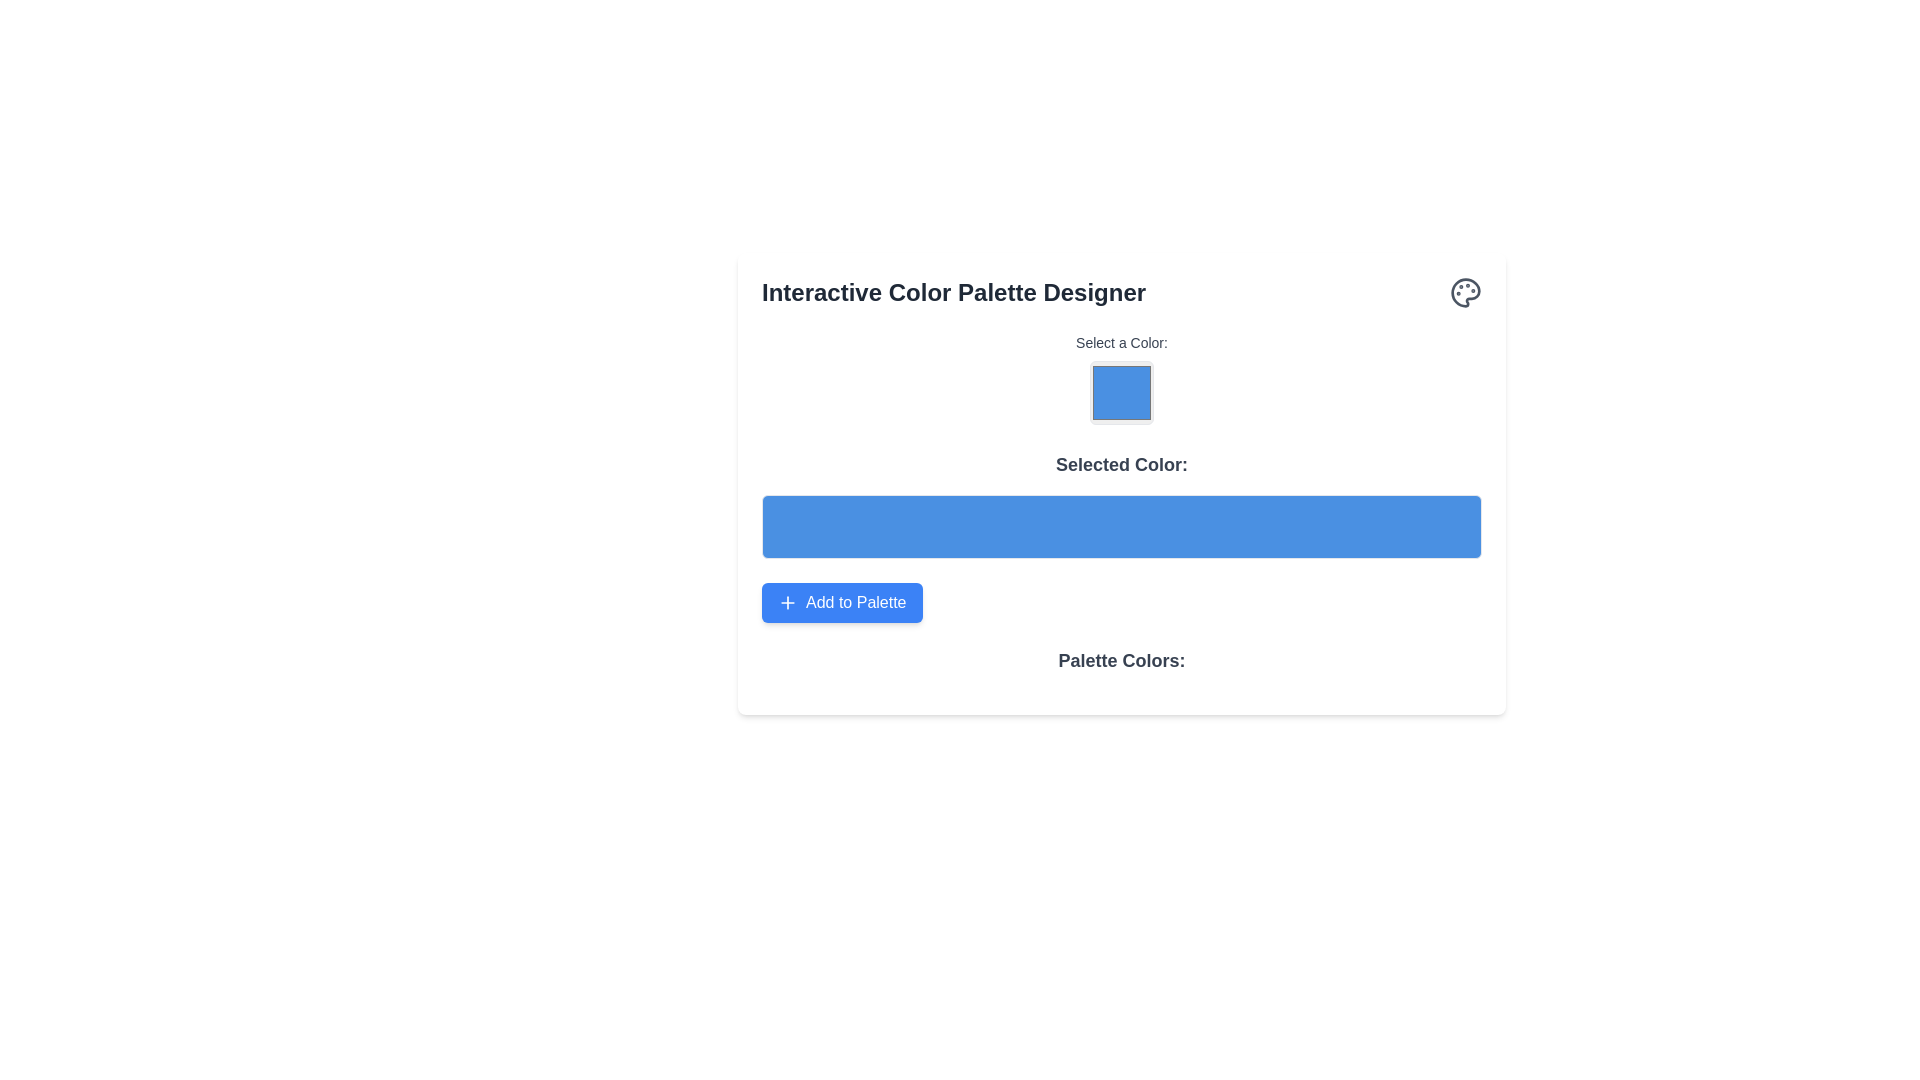 The image size is (1920, 1080). Describe the element at coordinates (1122, 660) in the screenshot. I see `the static header text indicating the section for displaying or interacting with palette colors, located at the center horizontally near the bottom of the interface` at that location.